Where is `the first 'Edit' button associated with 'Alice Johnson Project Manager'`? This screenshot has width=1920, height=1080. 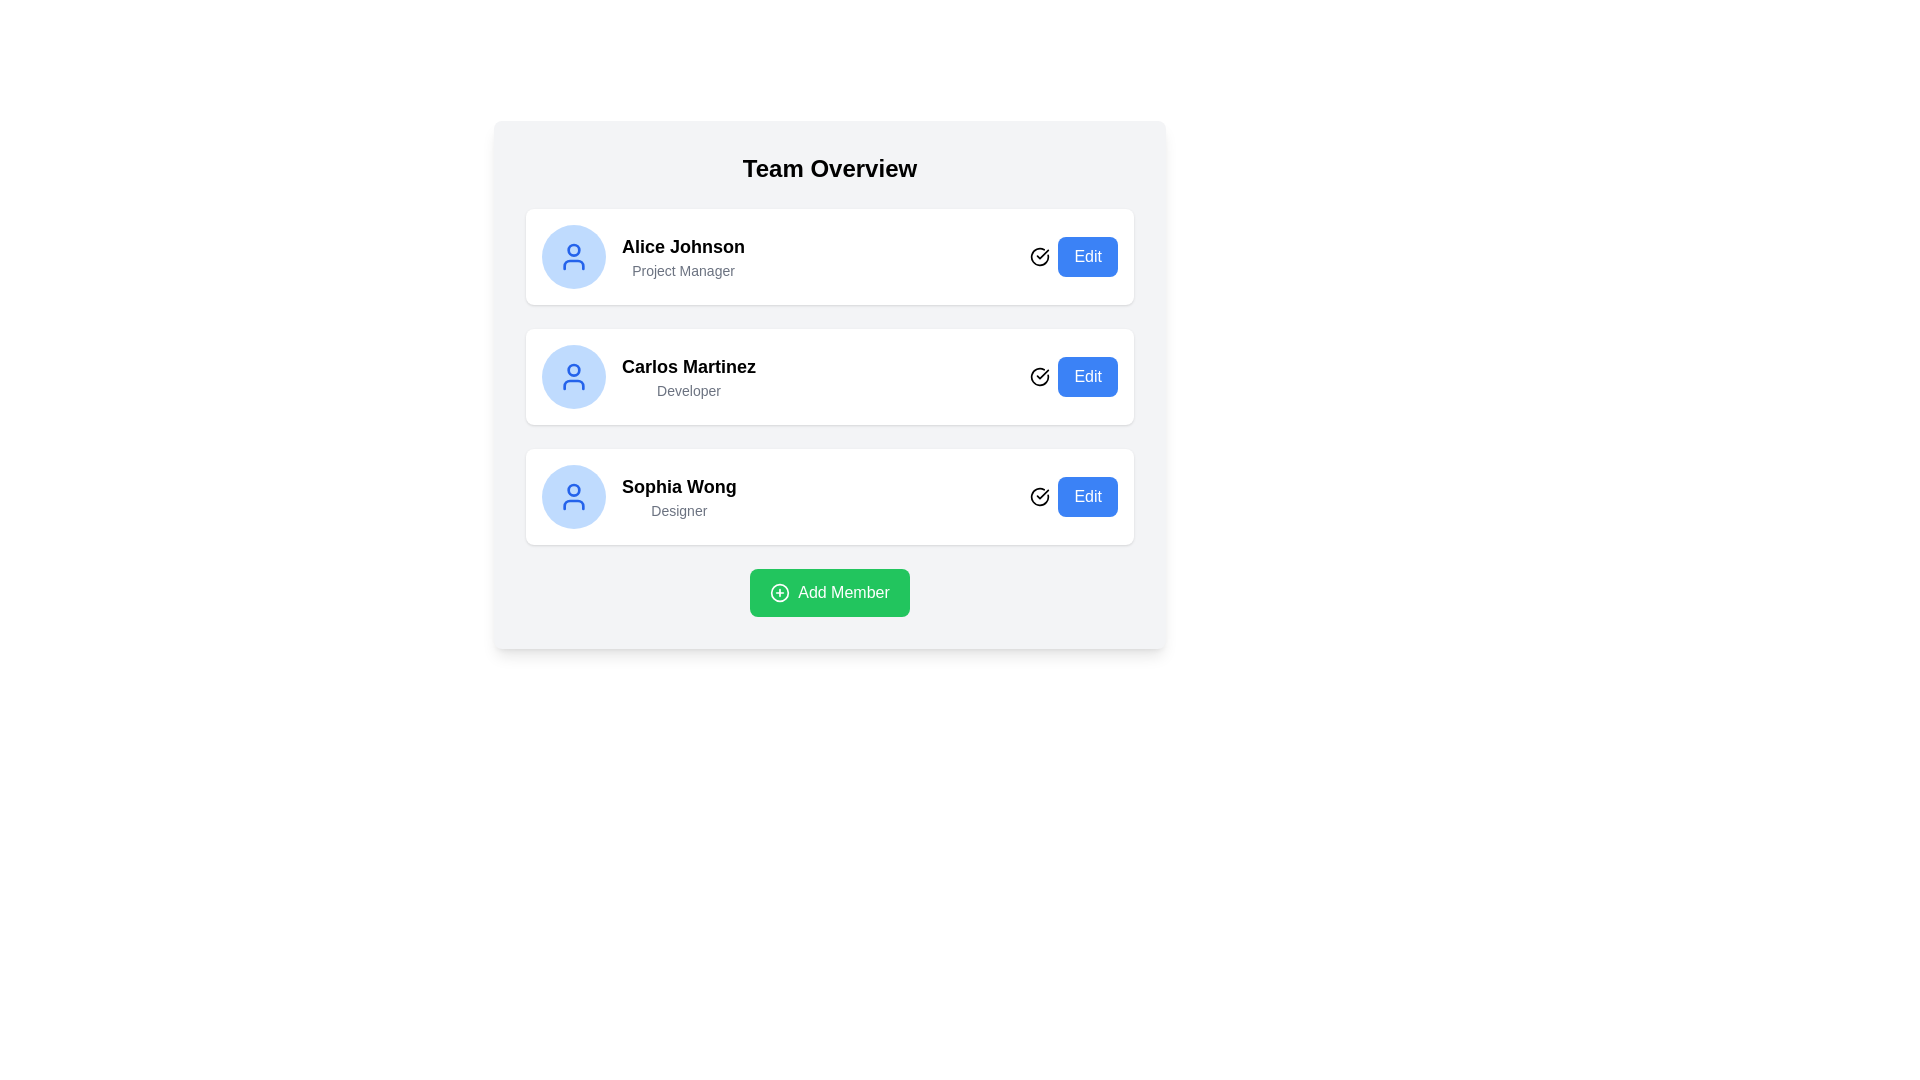
the first 'Edit' button associated with 'Alice Johnson Project Manager' is located at coordinates (1087, 256).